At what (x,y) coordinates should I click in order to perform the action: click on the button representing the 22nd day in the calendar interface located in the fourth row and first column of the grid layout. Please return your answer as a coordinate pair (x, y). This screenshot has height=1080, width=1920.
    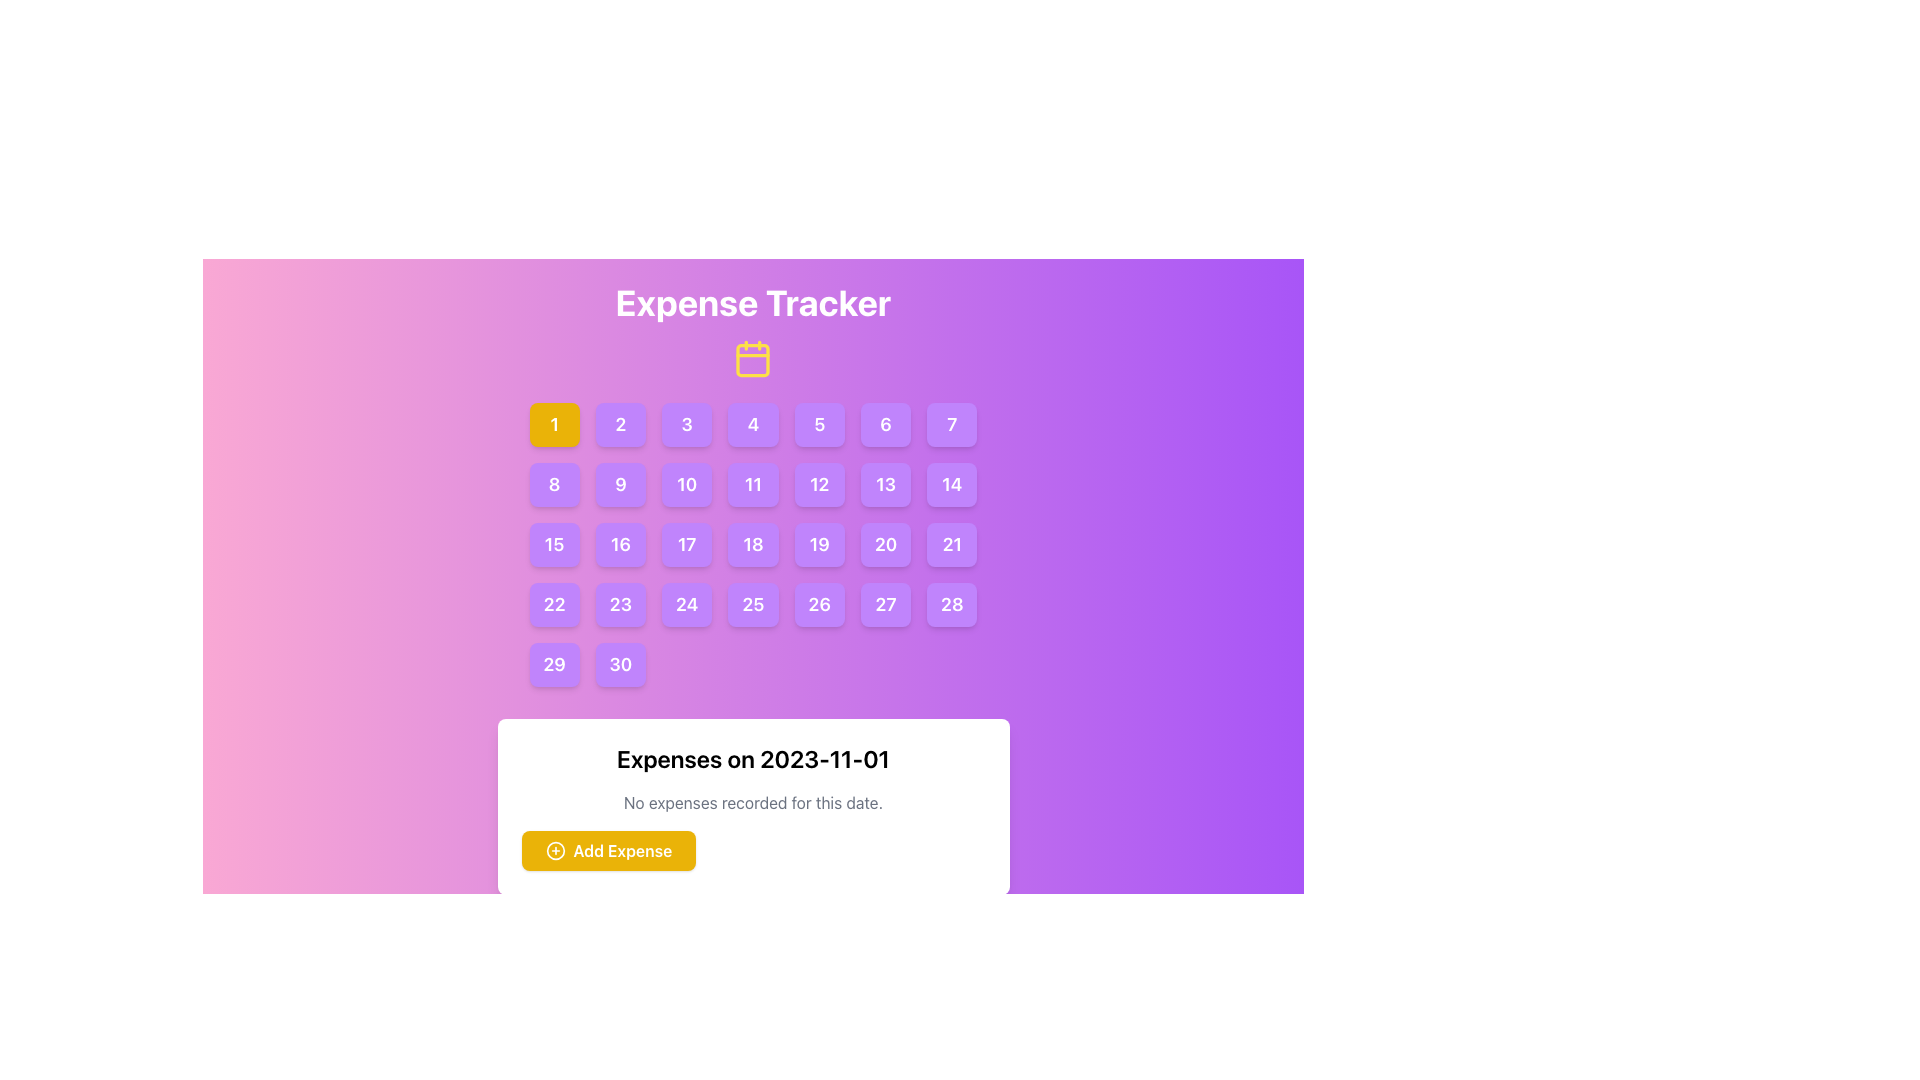
    Looking at the image, I should click on (554, 604).